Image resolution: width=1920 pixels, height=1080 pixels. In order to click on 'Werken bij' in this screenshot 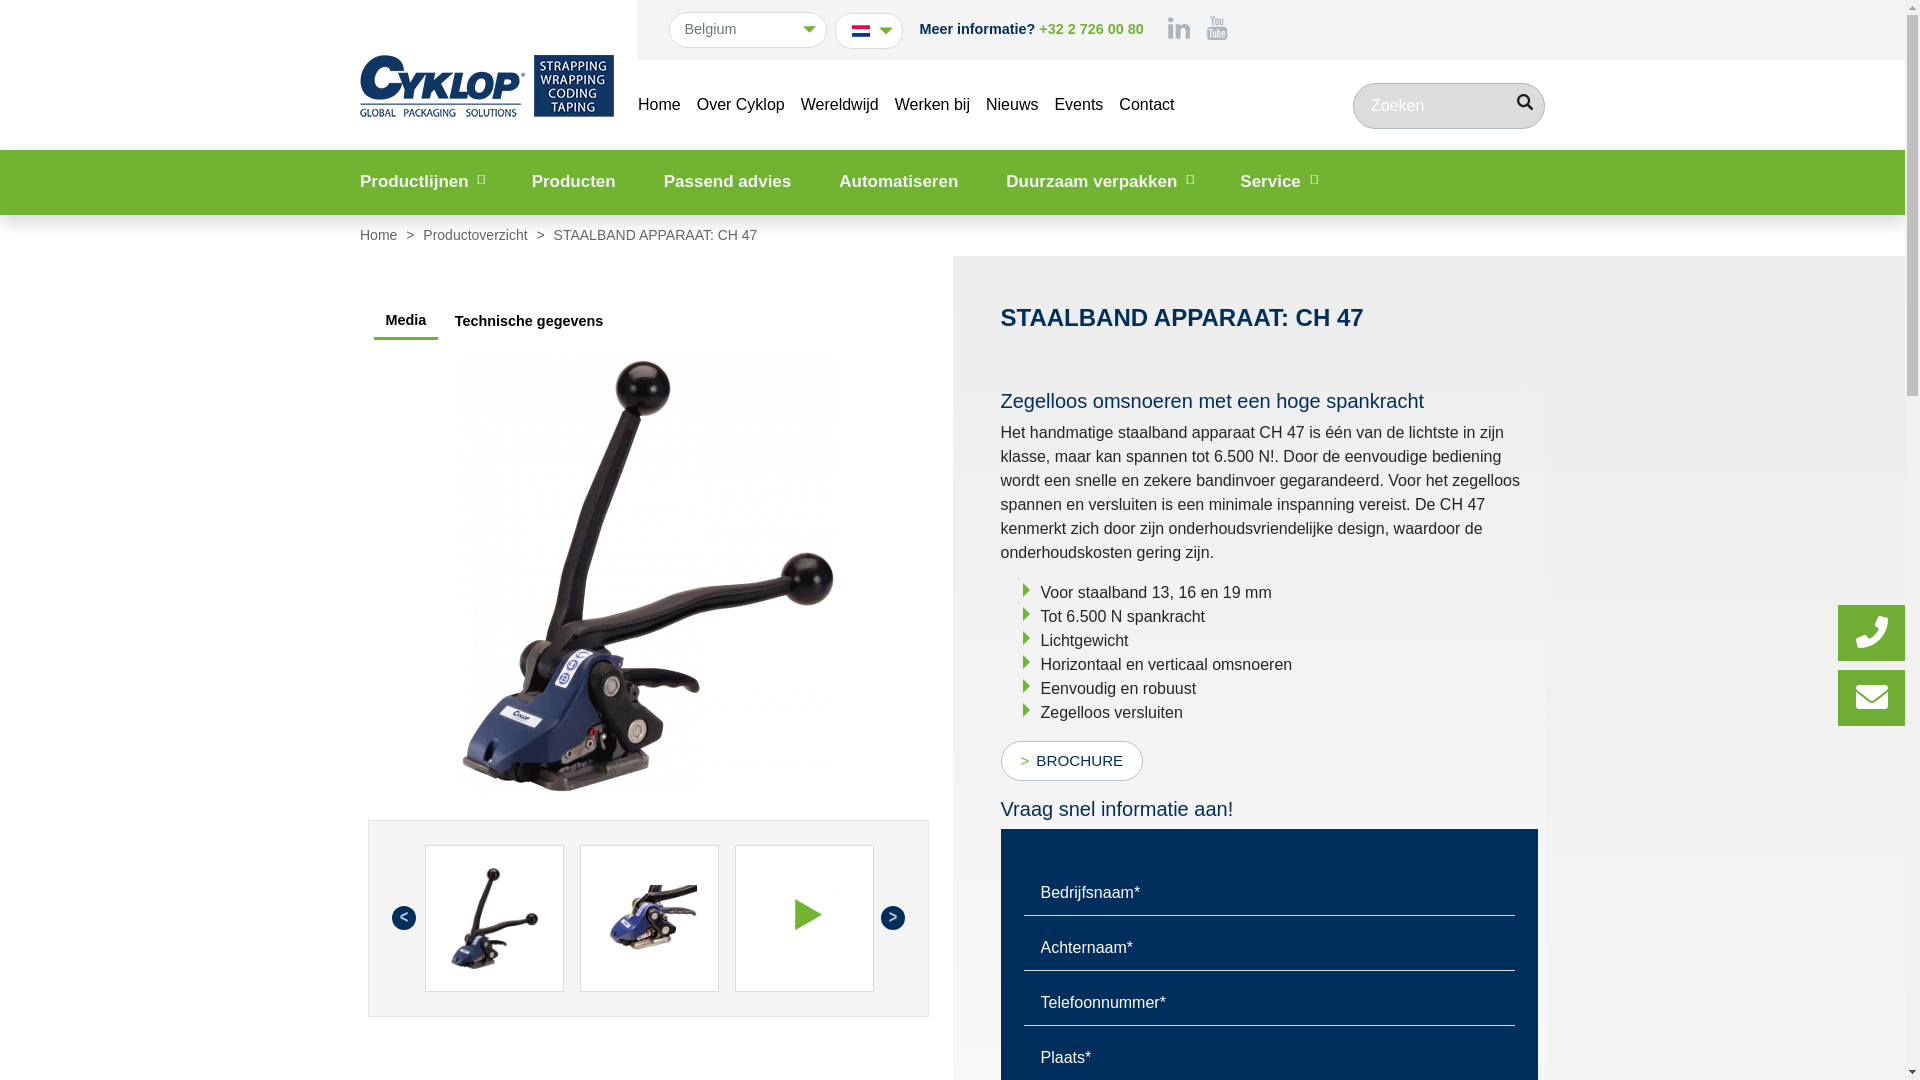, I will do `click(931, 104)`.